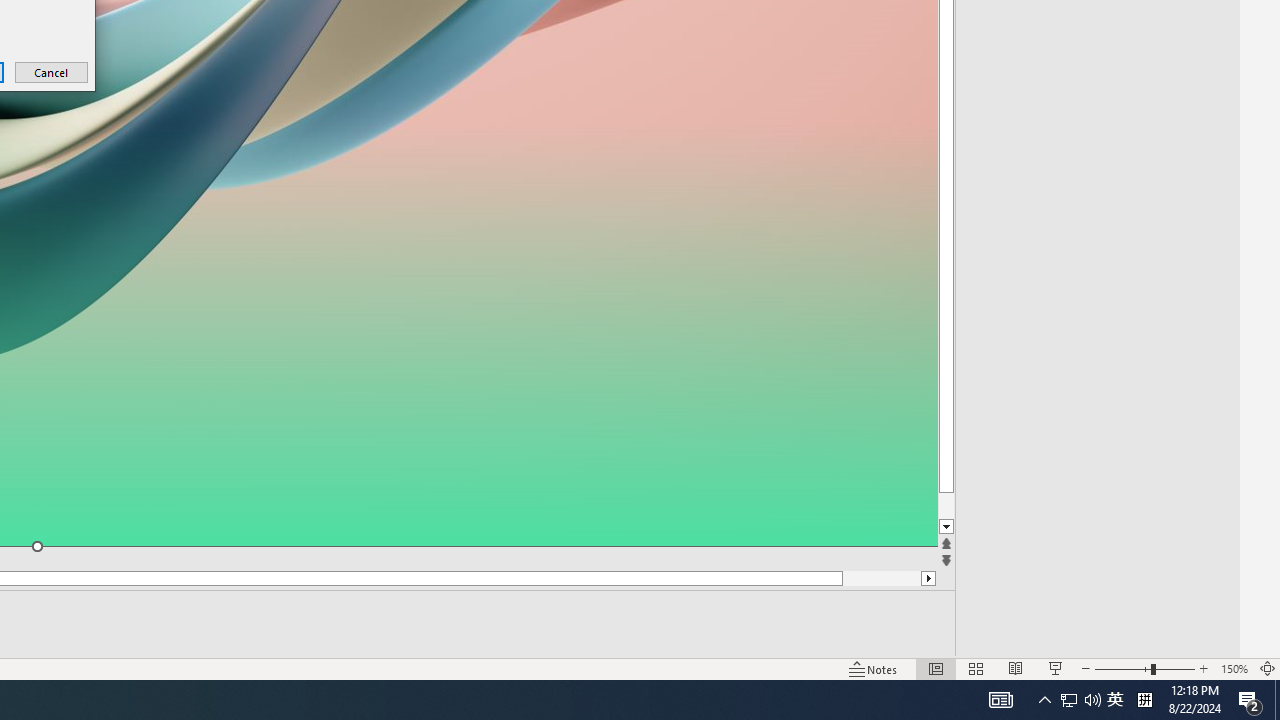  I want to click on 'Notification Chevron', so click(1044, 698).